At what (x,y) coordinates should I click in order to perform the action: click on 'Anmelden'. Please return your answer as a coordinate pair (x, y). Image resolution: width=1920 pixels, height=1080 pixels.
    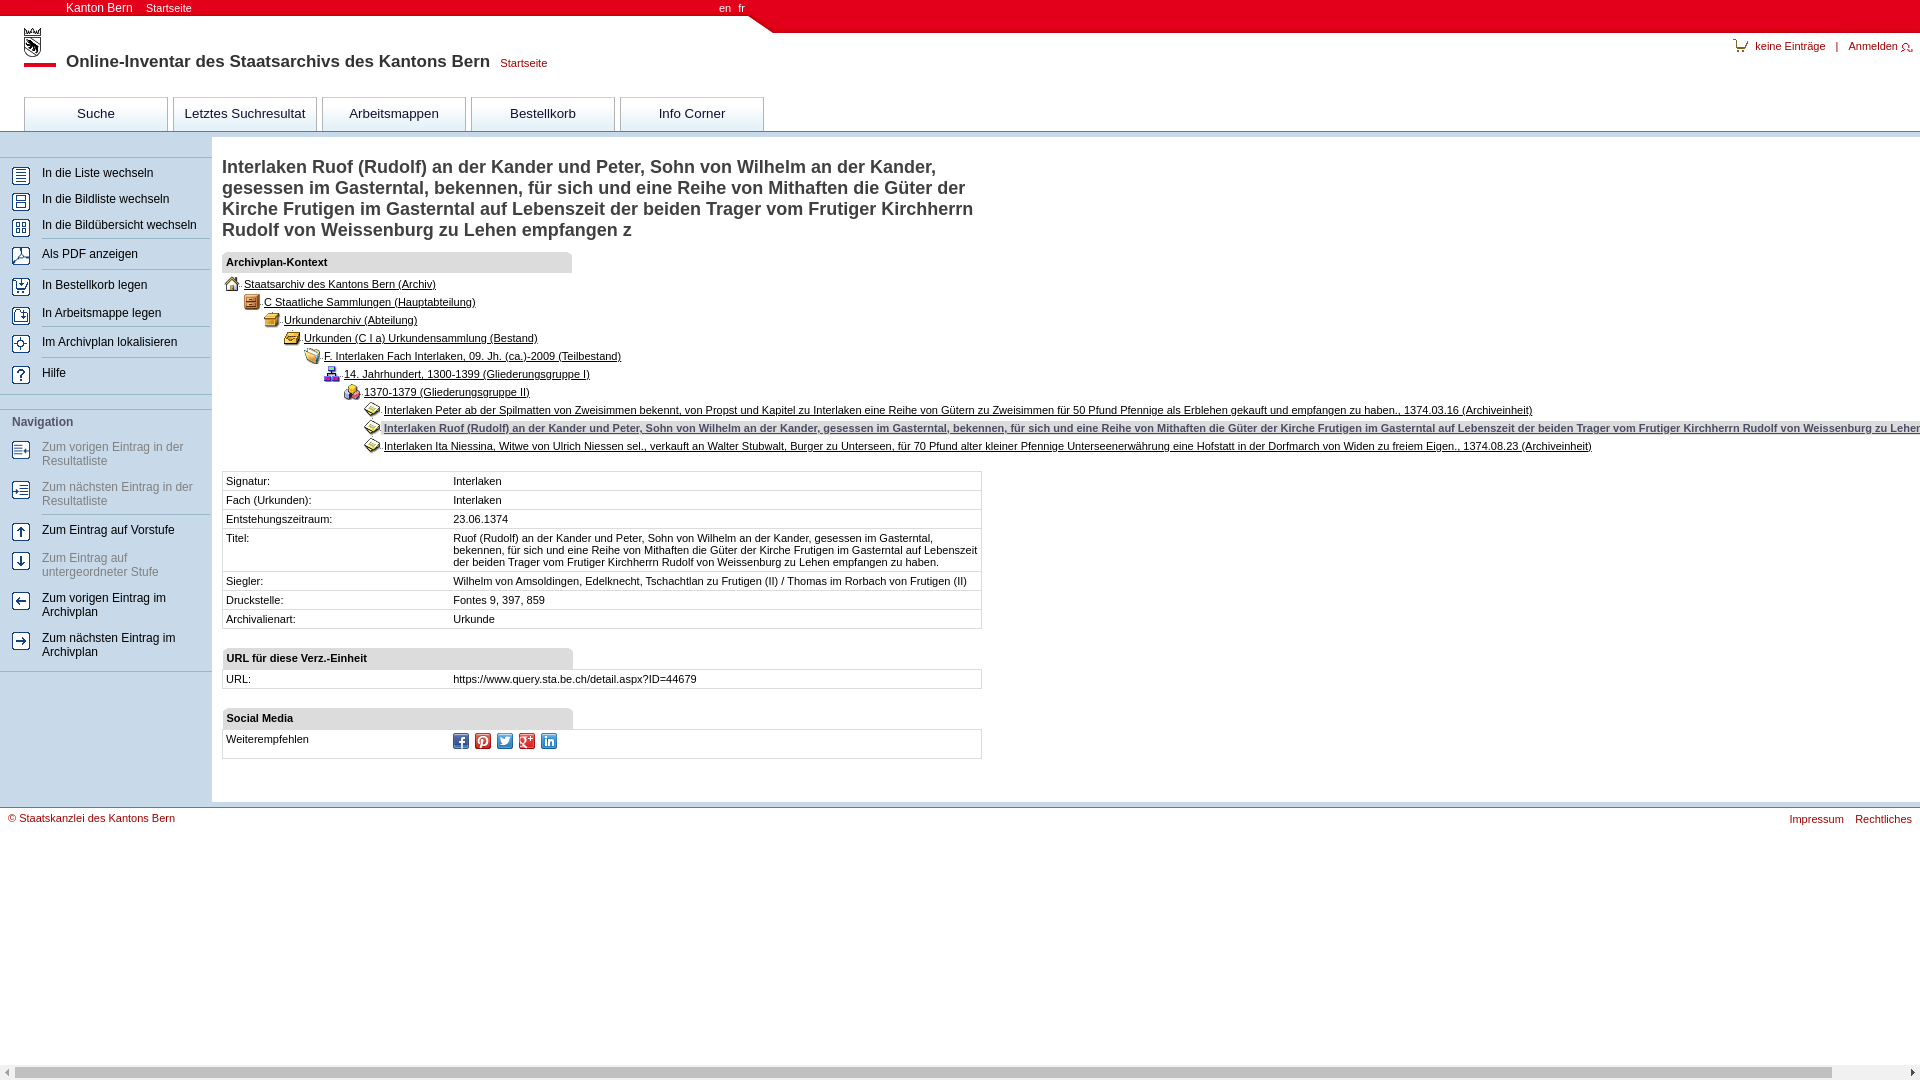
    Looking at the image, I should click on (1879, 45).